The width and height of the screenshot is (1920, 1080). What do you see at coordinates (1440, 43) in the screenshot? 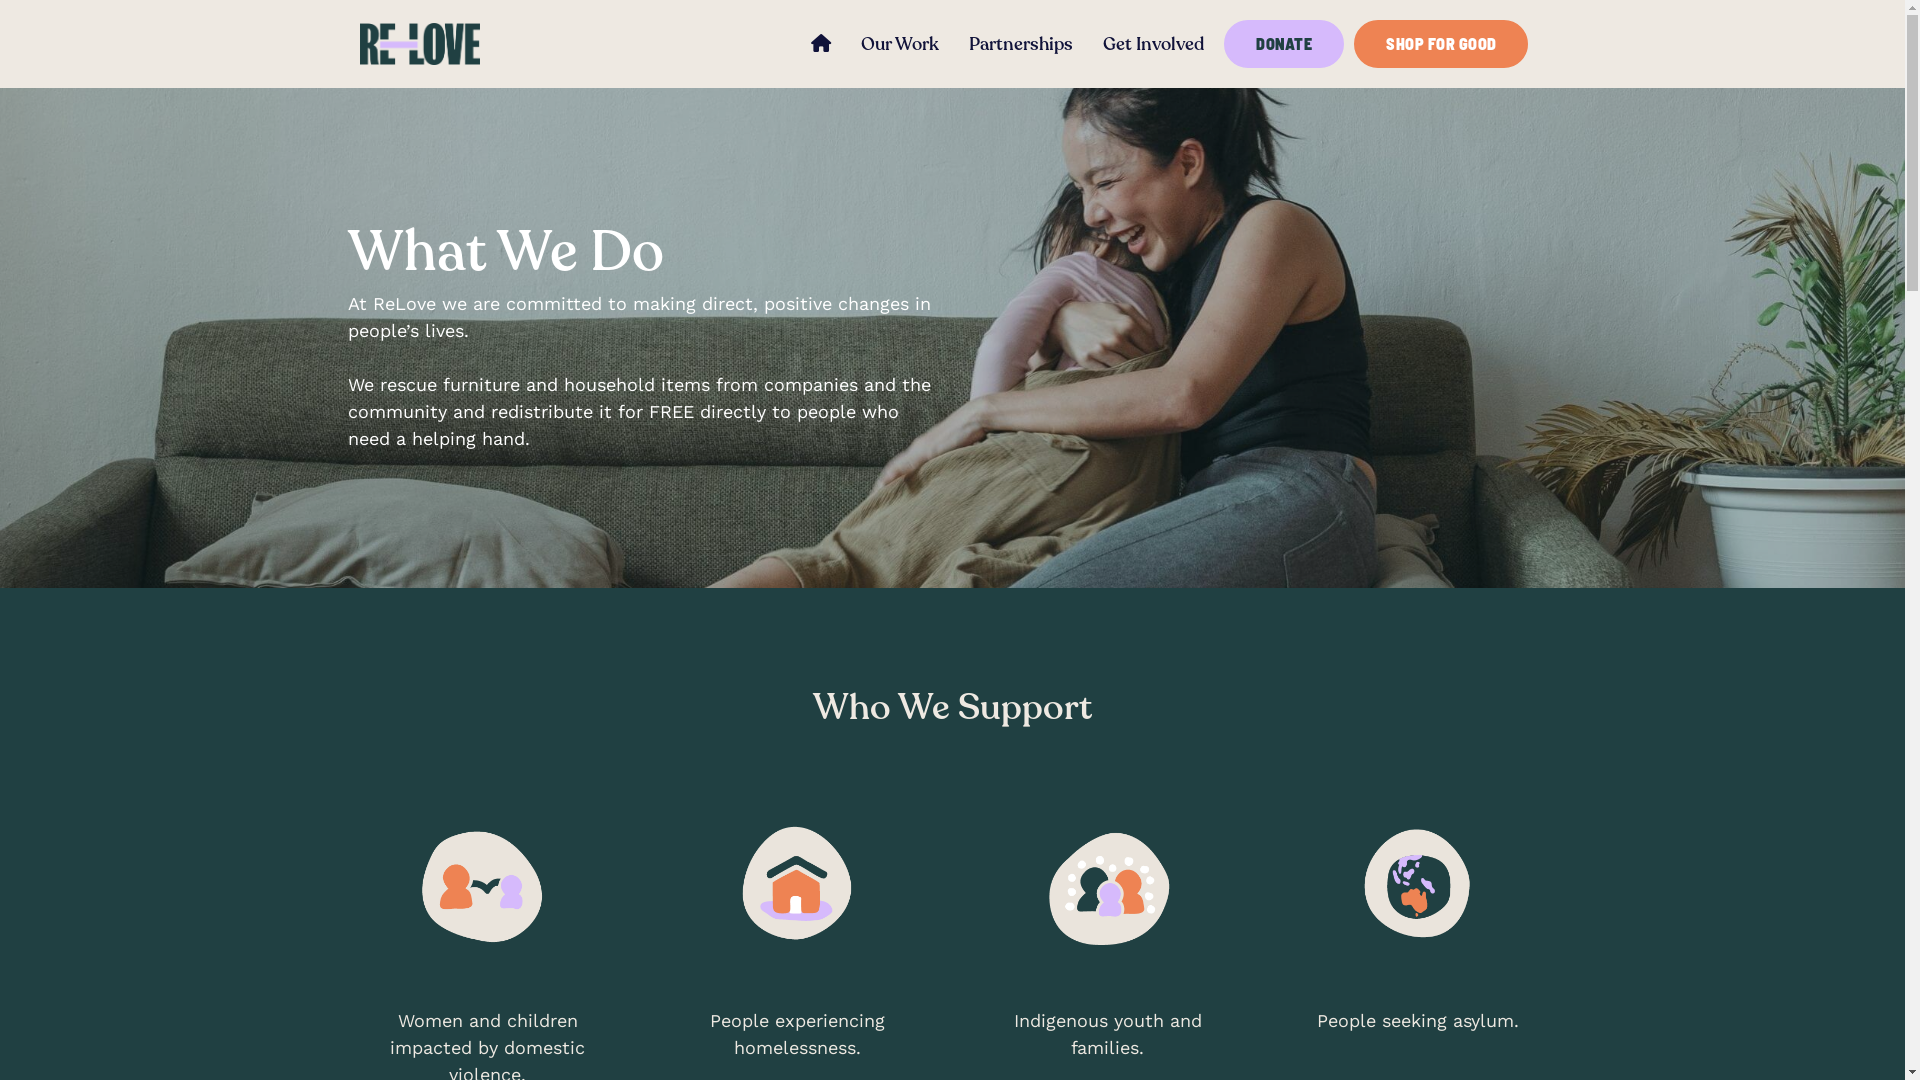
I see `'SHOP FOR GOOD'` at bounding box center [1440, 43].